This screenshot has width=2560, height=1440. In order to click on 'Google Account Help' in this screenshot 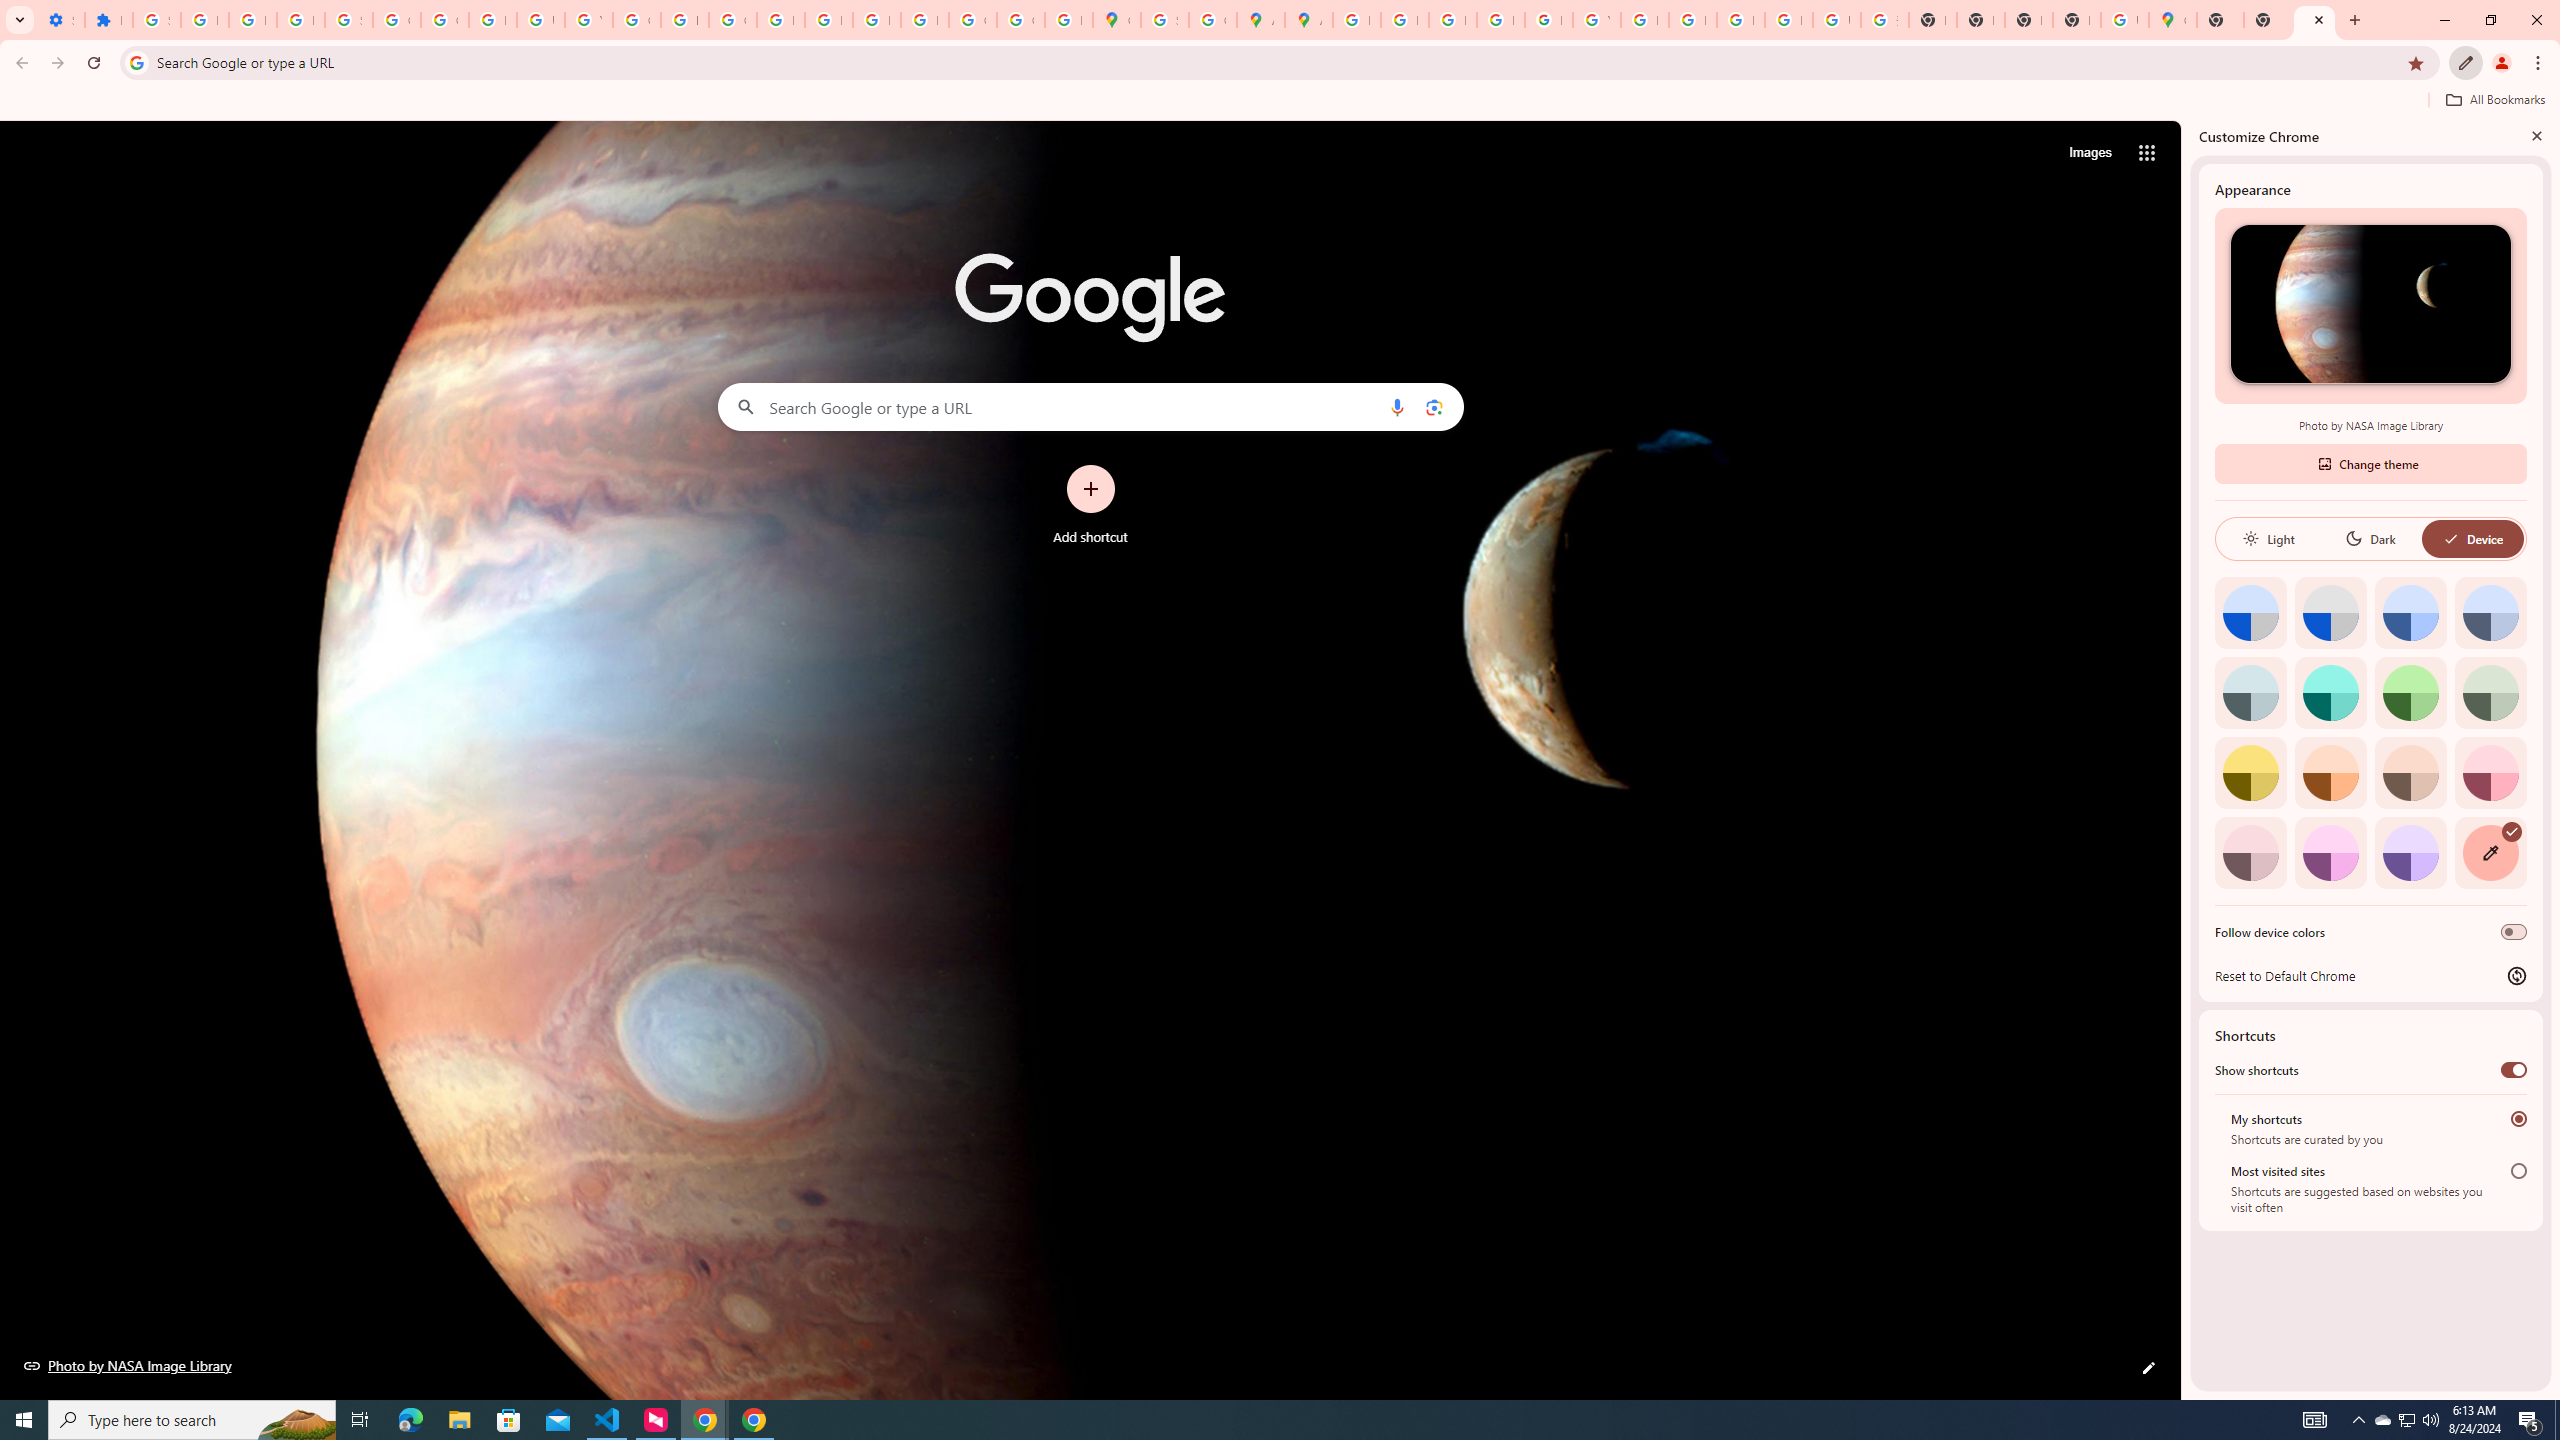, I will do `click(444, 19)`.